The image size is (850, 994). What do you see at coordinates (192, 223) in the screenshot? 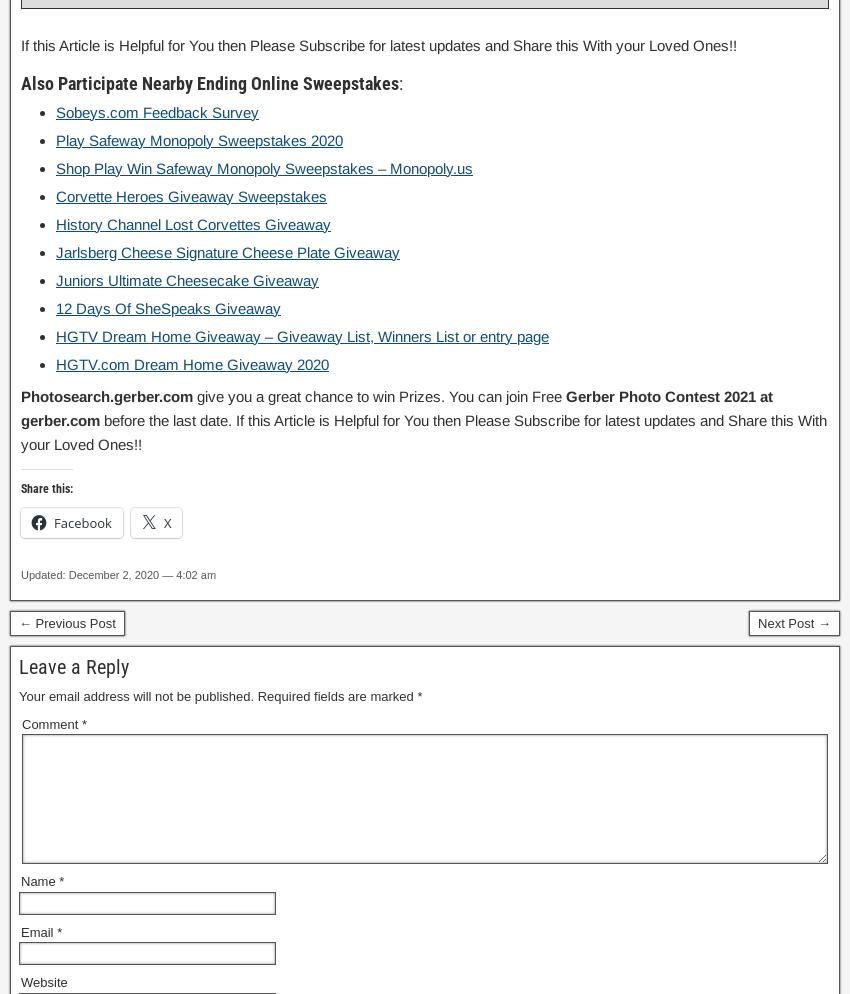
I see `'History Channel Lost Corvettes Giveaway'` at bounding box center [192, 223].